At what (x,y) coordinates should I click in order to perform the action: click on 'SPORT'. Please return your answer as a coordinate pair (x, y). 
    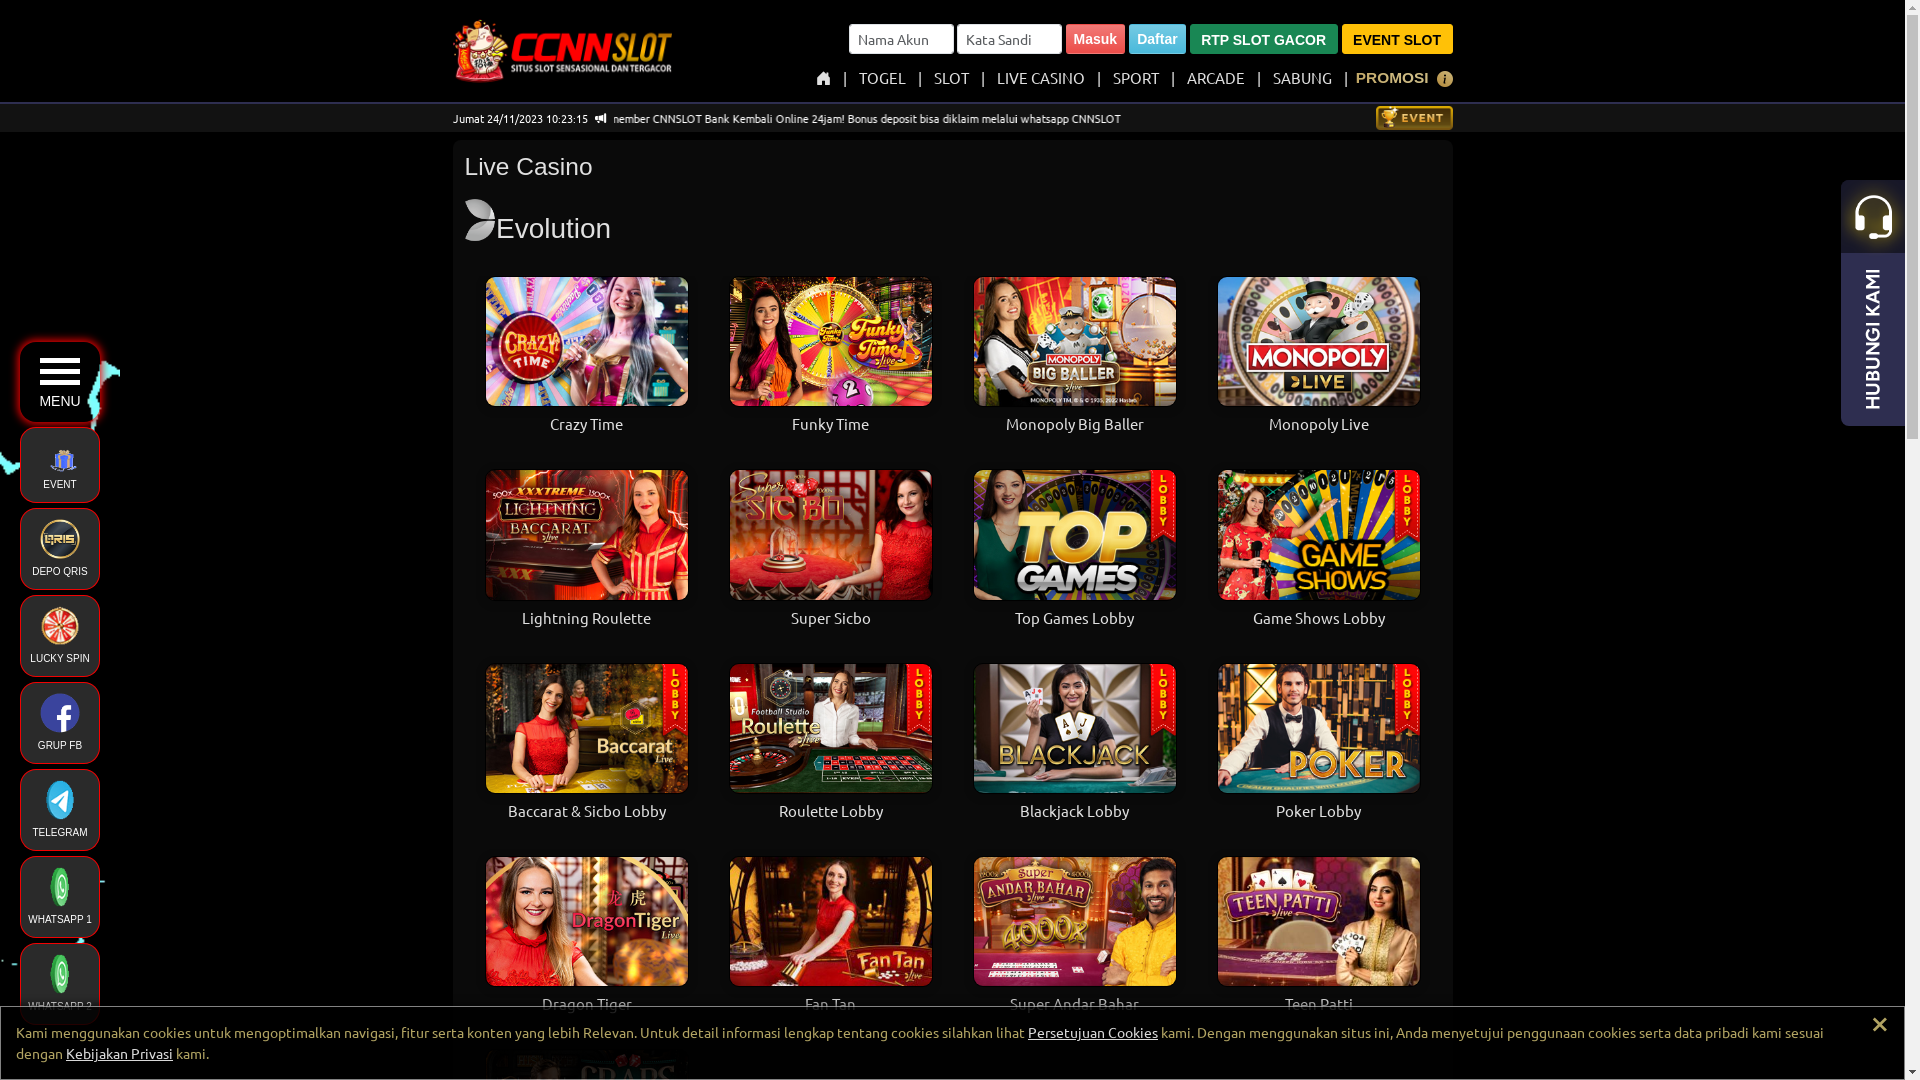
    Looking at the image, I should click on (1136, 76).